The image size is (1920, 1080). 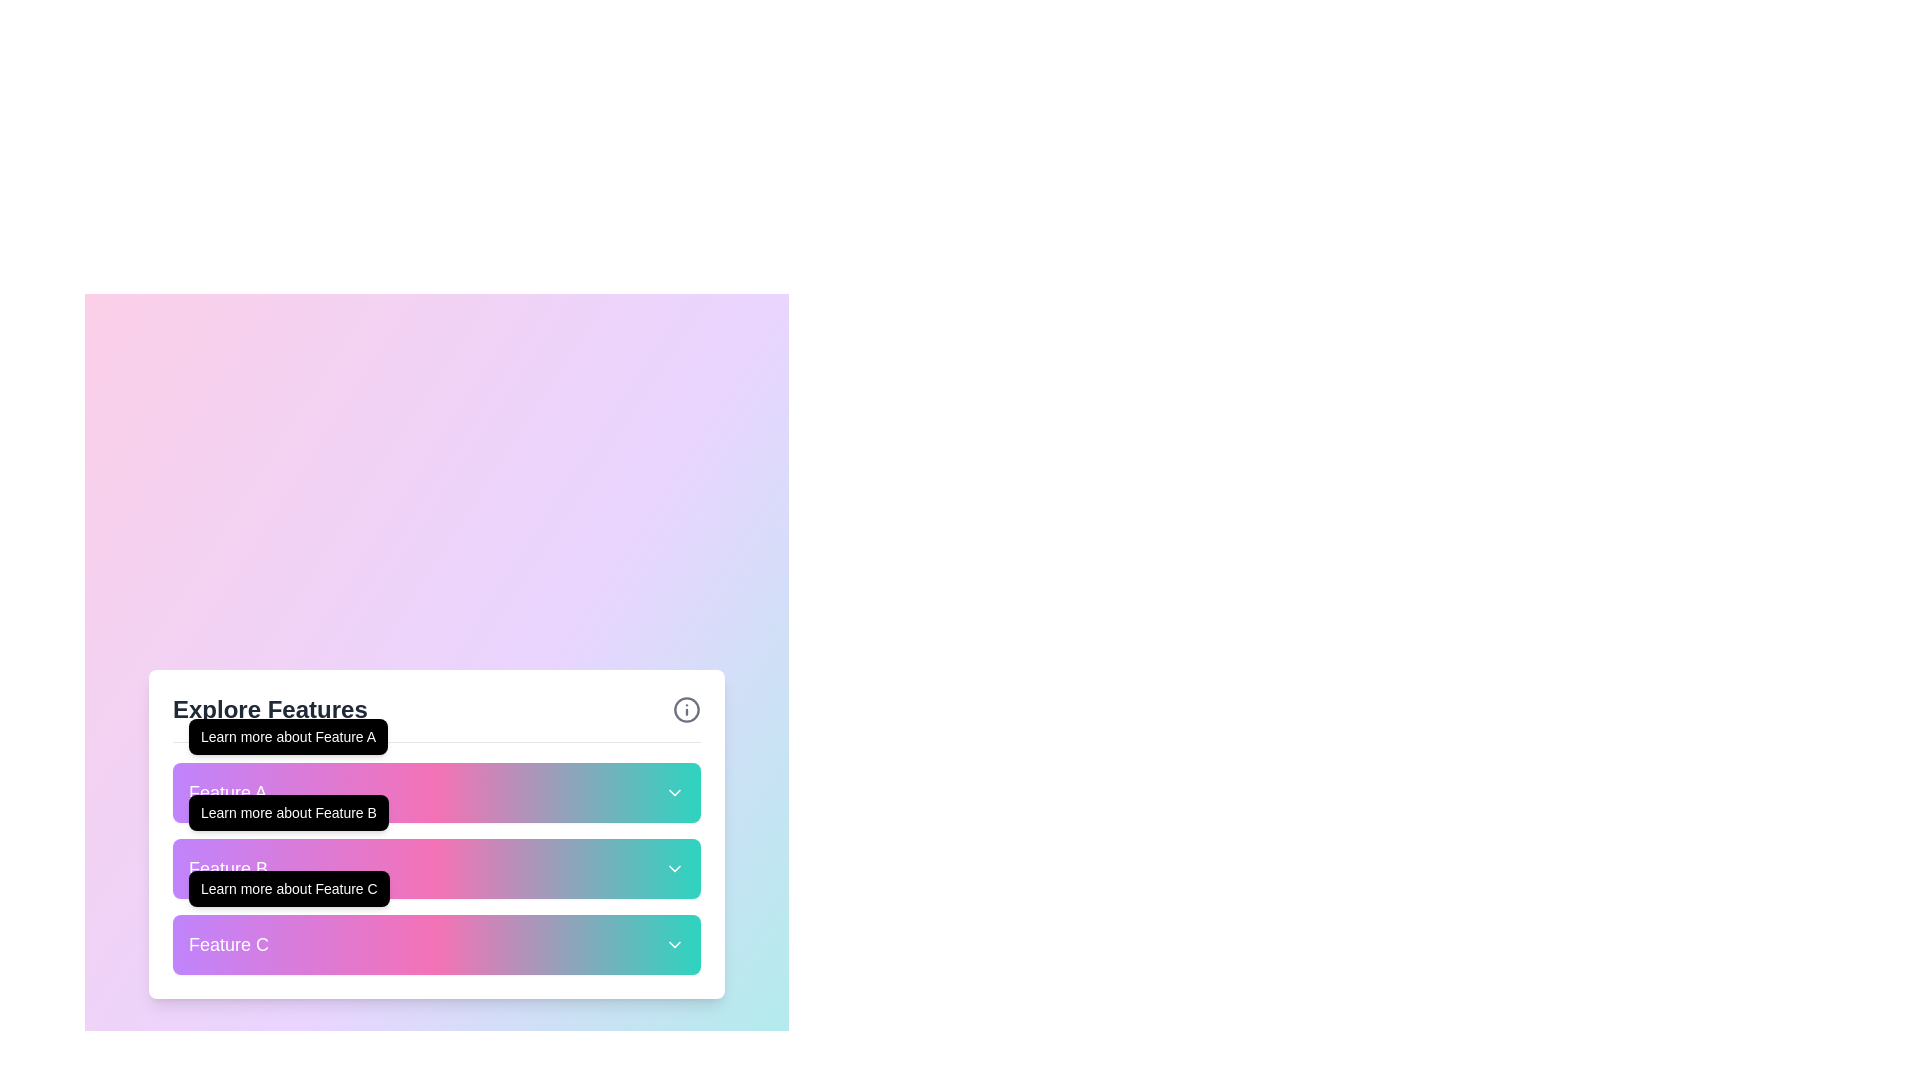 What do you see at coordinates (675, 867) in the screenshot?
I see `the Dropdown indicator icon located on the far right side of the 'Feature B' section` at bounding box center [675, 867].